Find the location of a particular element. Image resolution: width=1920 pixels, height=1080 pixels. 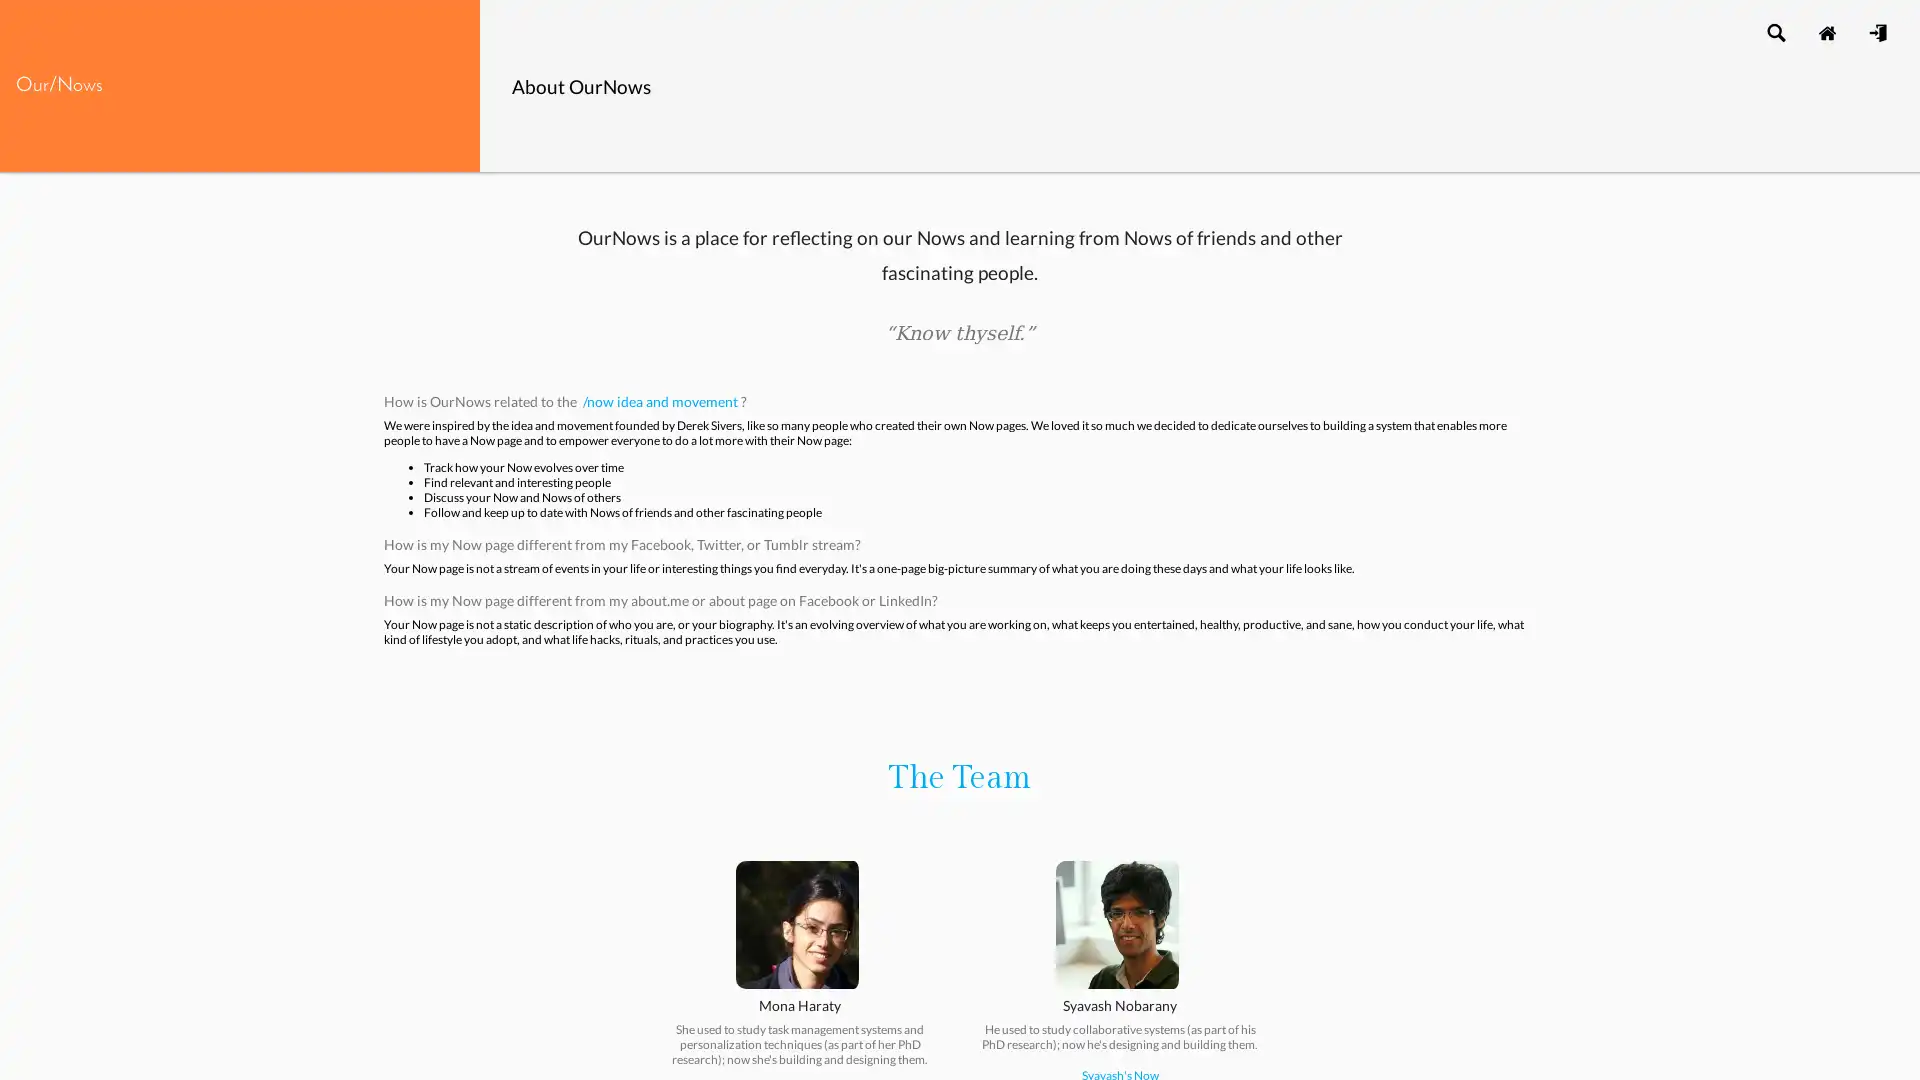

Your Now is located at coordinates (1826, 31).